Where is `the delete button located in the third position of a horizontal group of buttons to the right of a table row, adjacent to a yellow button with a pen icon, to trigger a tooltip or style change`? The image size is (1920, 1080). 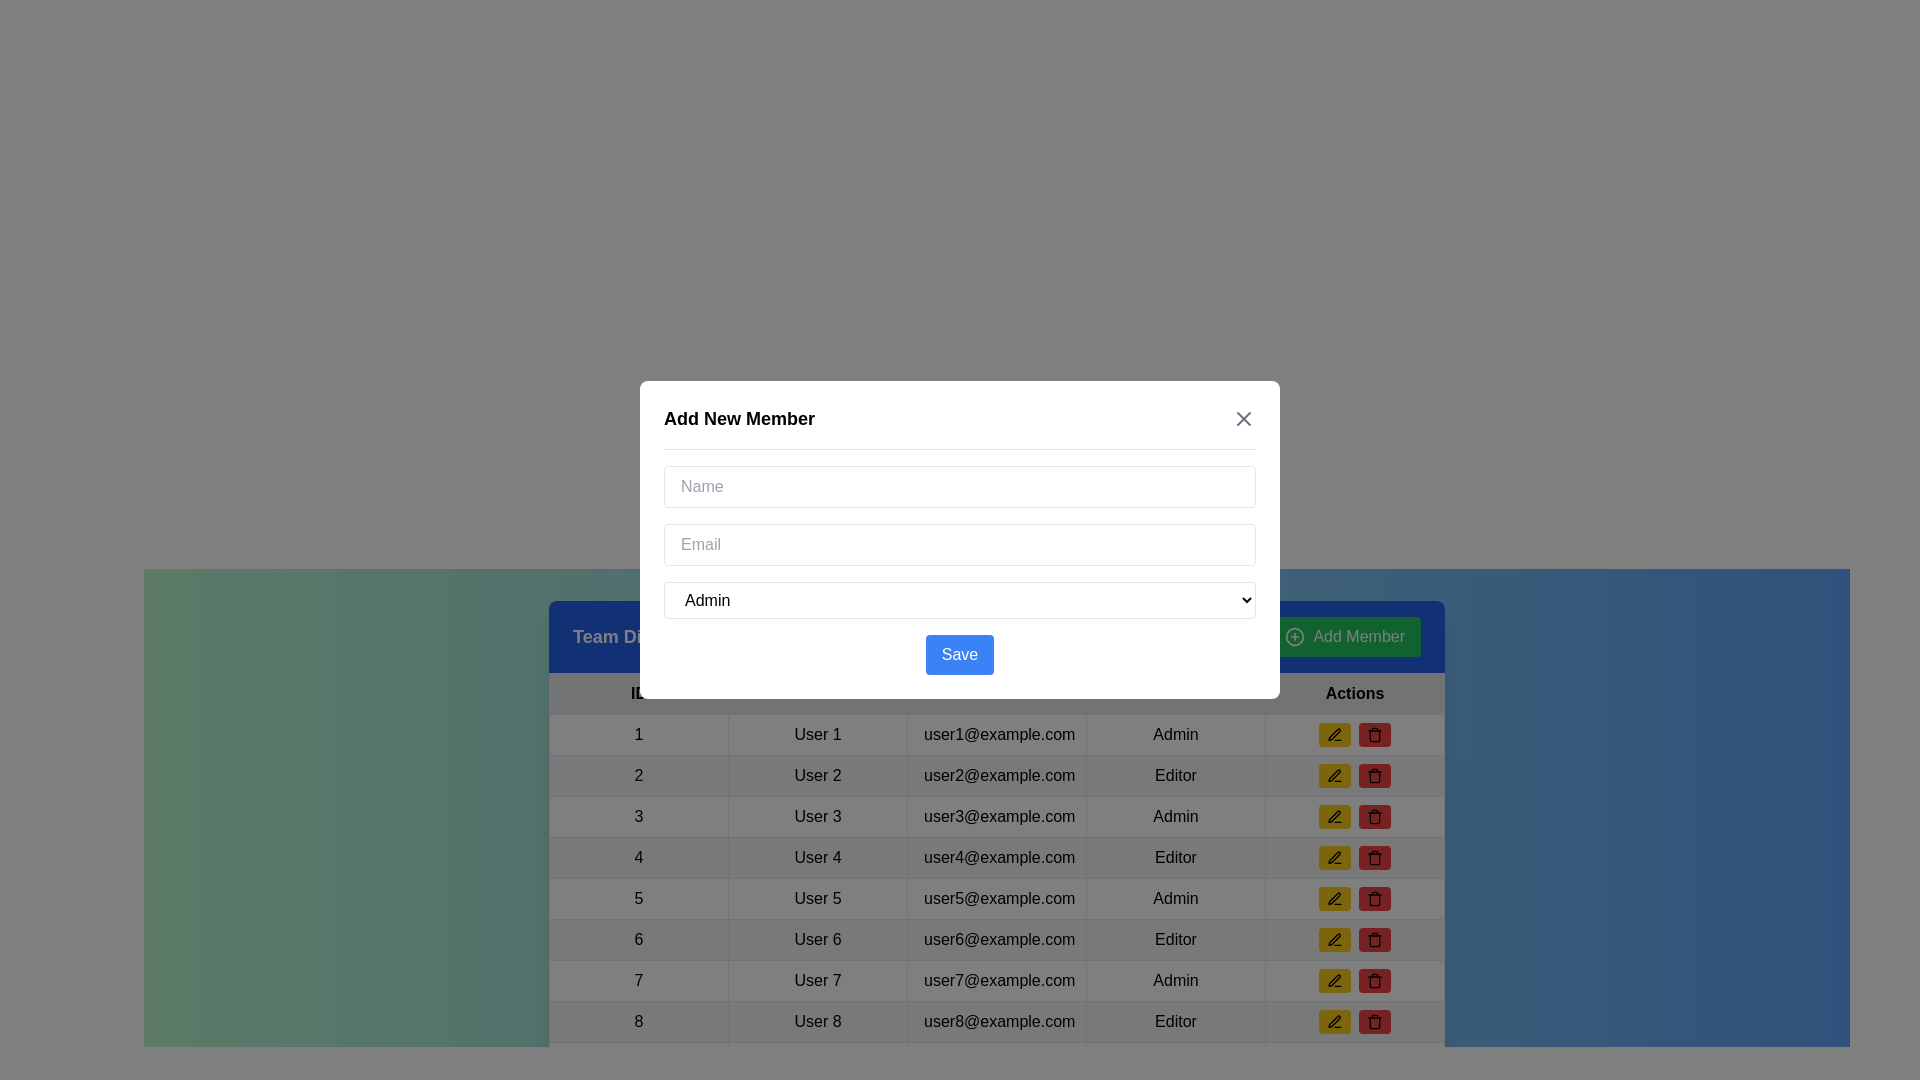 the delete button located in the third position of a horizontal group of buttons to the right of a table row, adjacent to a yellow button with a pen icon, to trigger a tooltip or style change is located at coordinates (1373, 817).